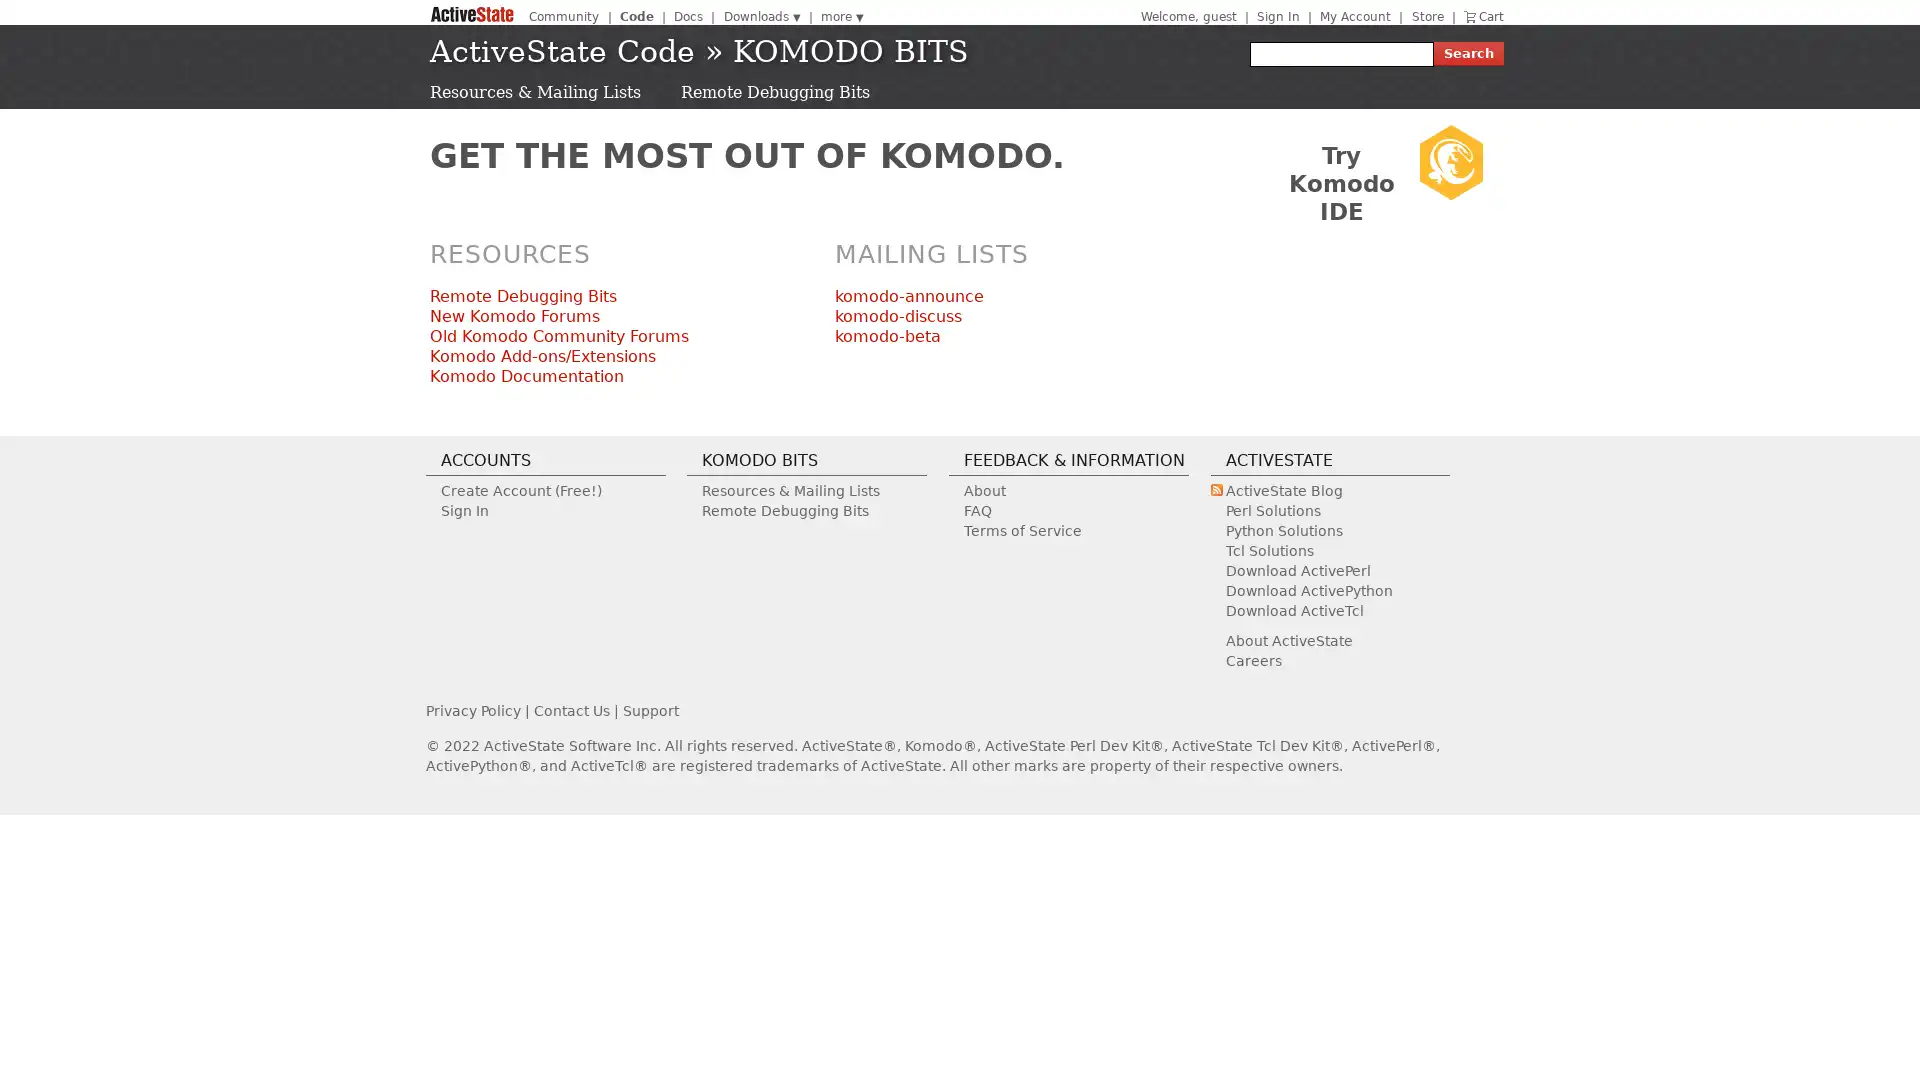 This screenshot has height=1080, width=1920. Describe the element at coordinates (1468, 53) in the screenshot. I see `Search` at that location.